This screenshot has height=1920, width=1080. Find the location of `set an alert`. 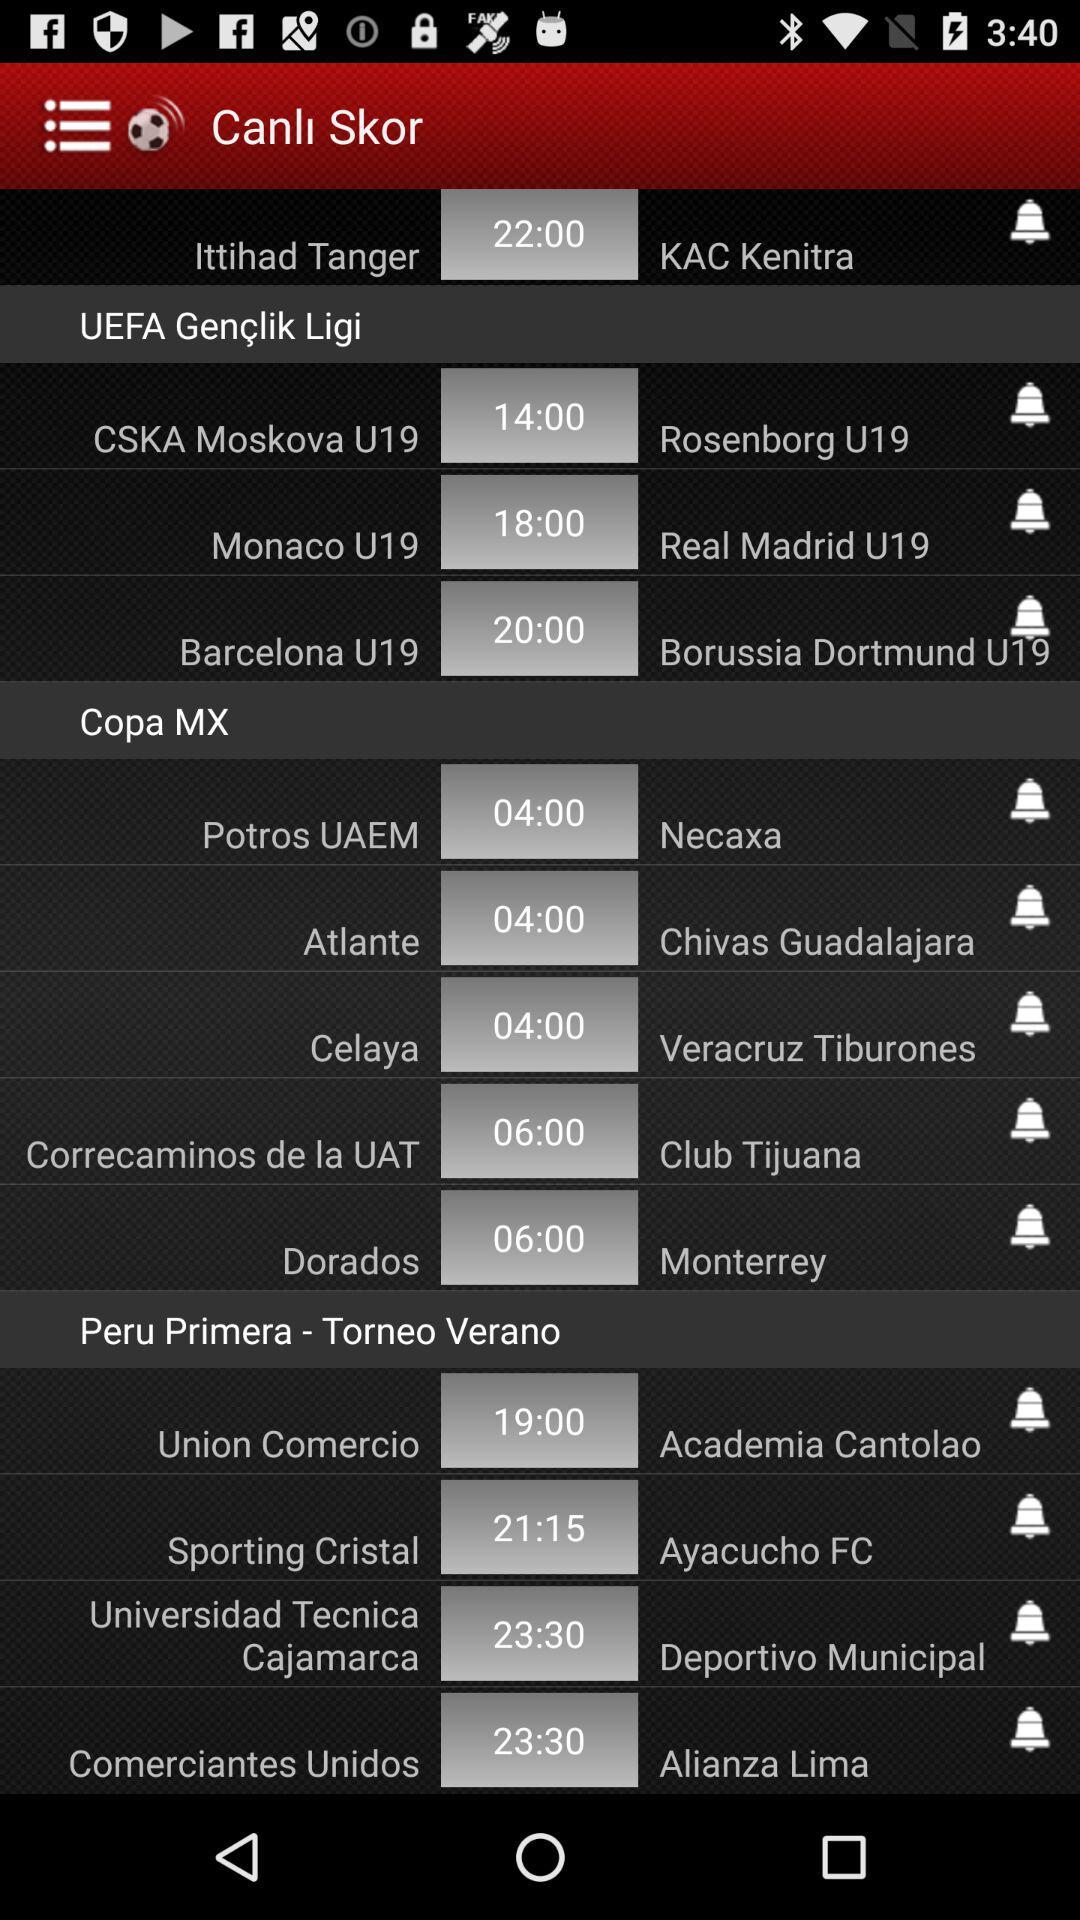

set an alert is located at coordinates (1029, 906).